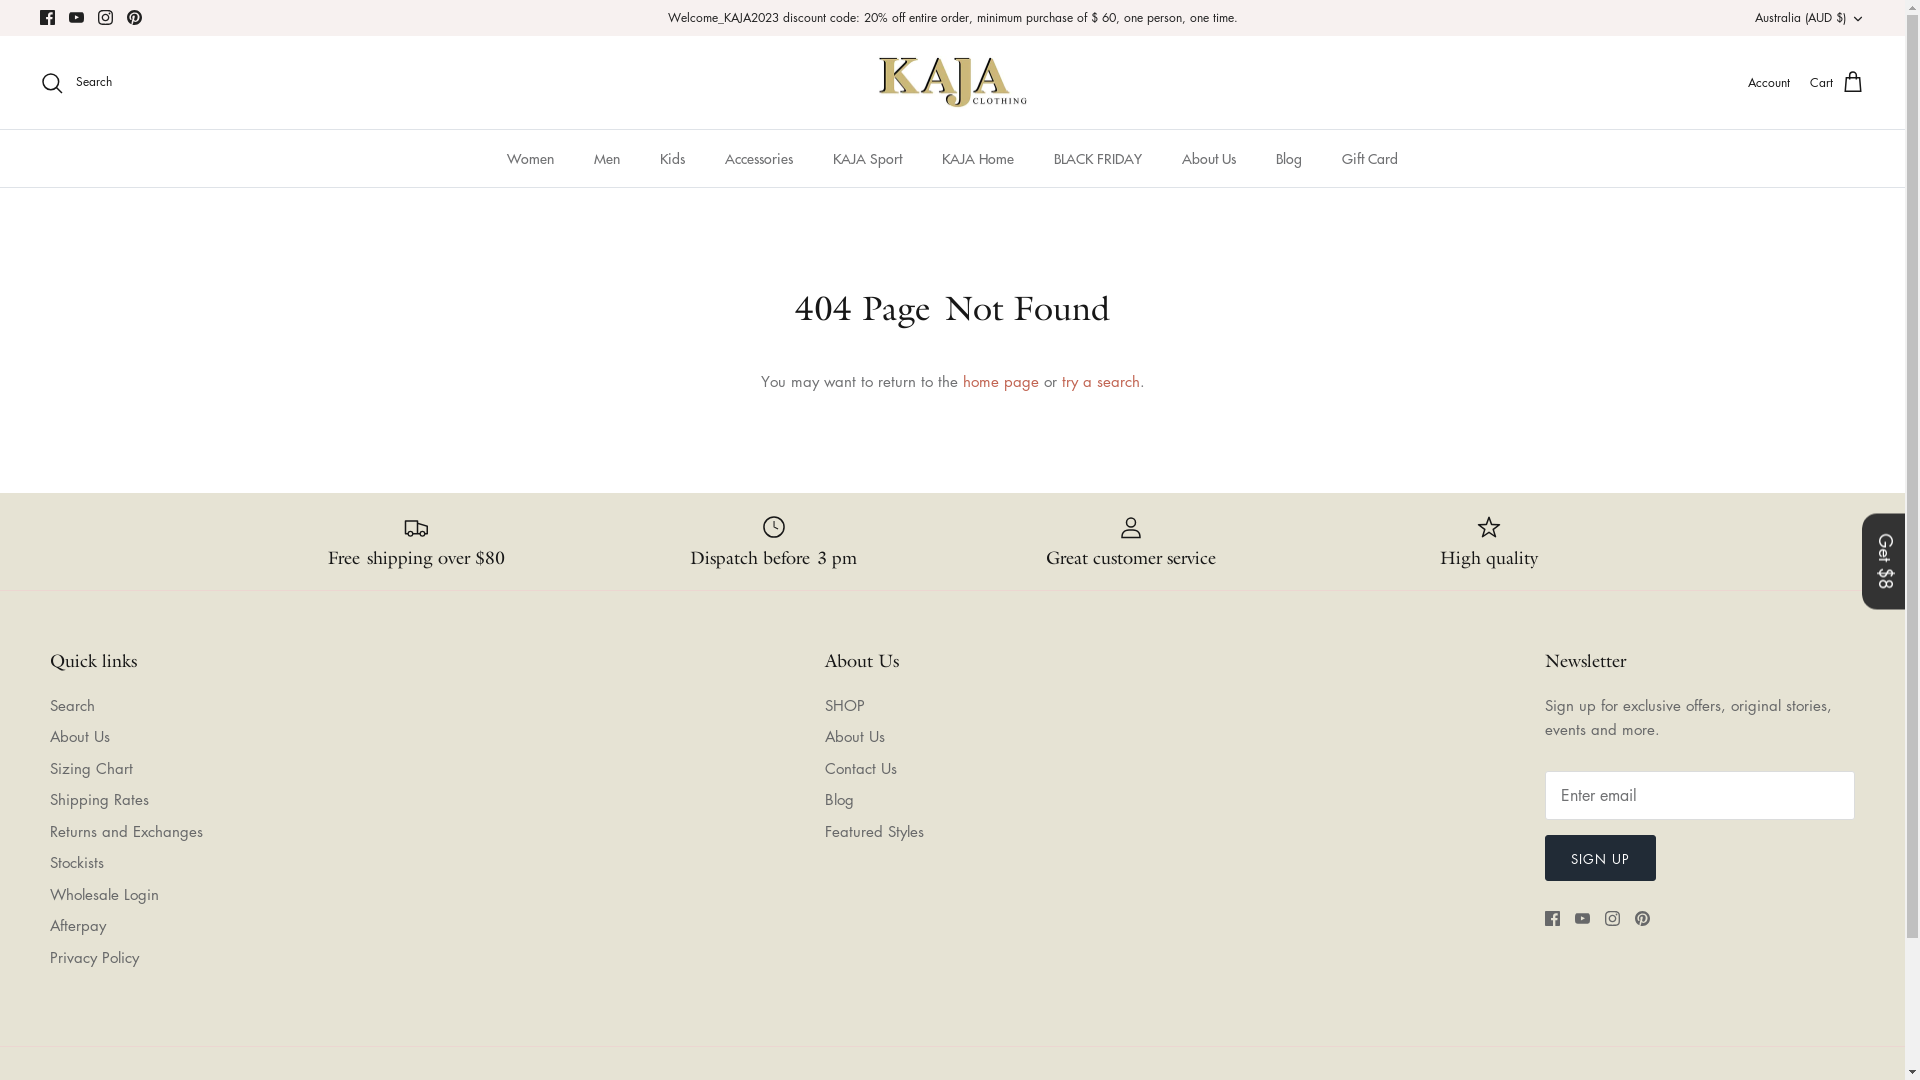  Describe the element at coordinates (999, 381) in the screenshot. I see `'home page'` at that location.